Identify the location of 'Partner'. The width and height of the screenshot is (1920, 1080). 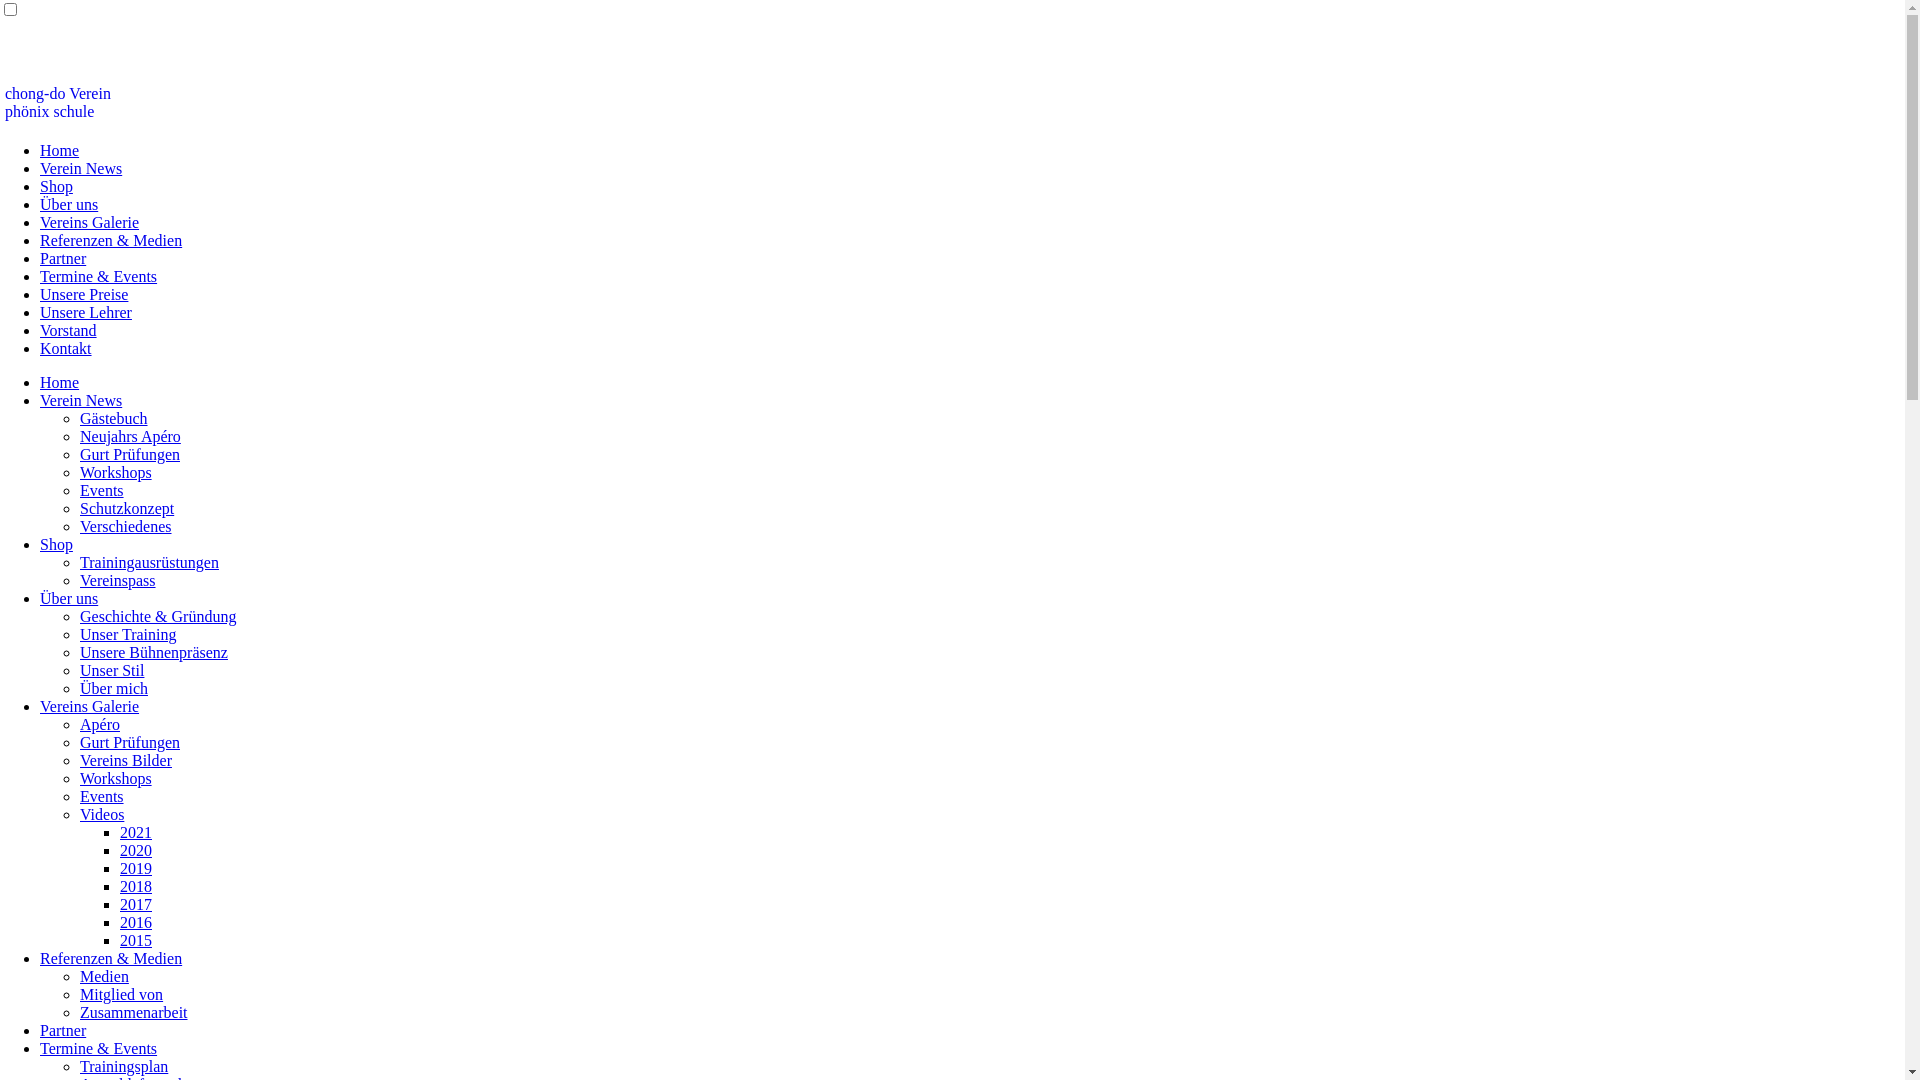
(62, 1030).